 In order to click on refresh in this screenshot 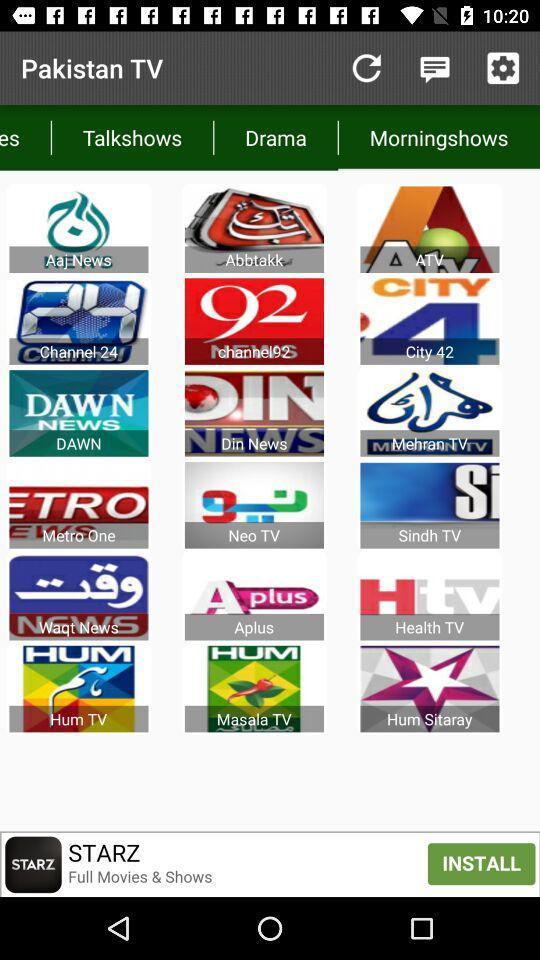, I will do `click(365, 68)`.